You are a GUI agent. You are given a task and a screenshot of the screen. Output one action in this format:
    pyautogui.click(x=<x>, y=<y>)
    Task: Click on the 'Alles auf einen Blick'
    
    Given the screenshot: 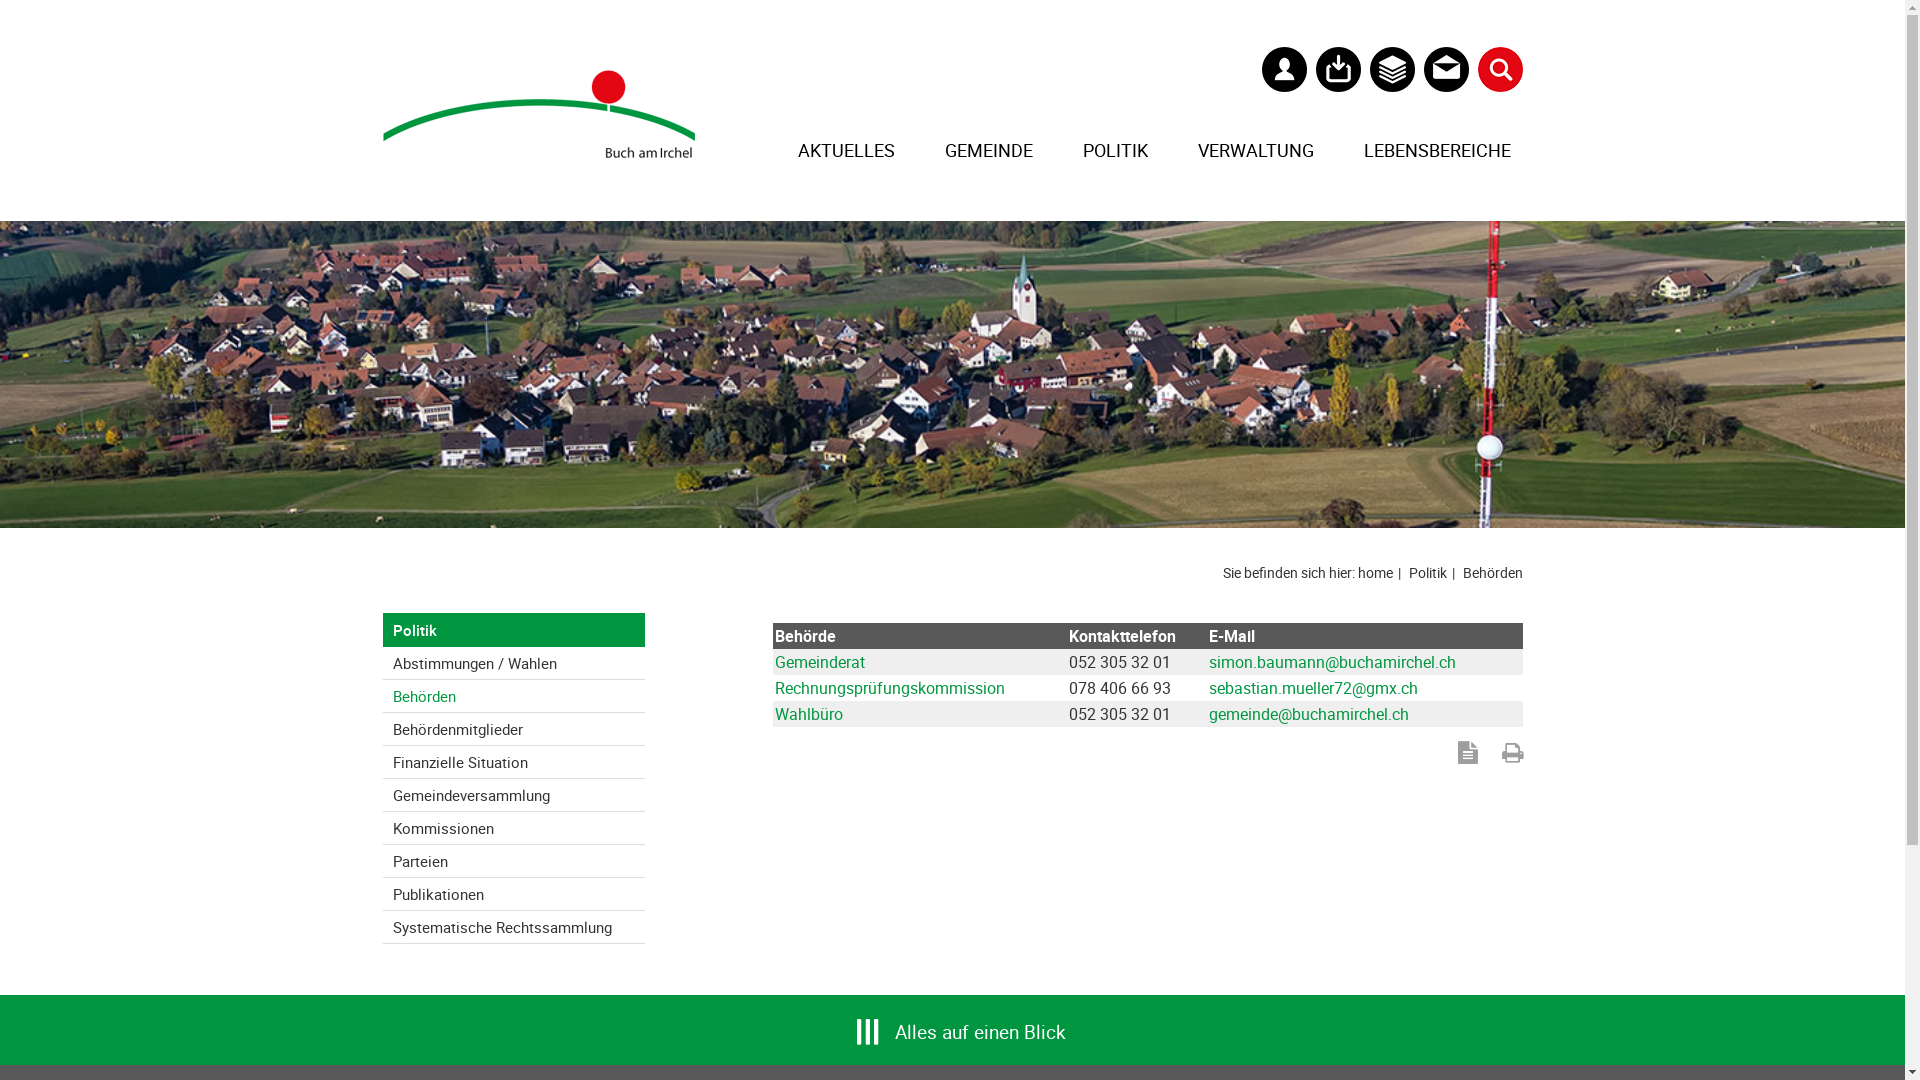 What is the action you would take?
    pyautogui.click(x=893, y=1022)
    